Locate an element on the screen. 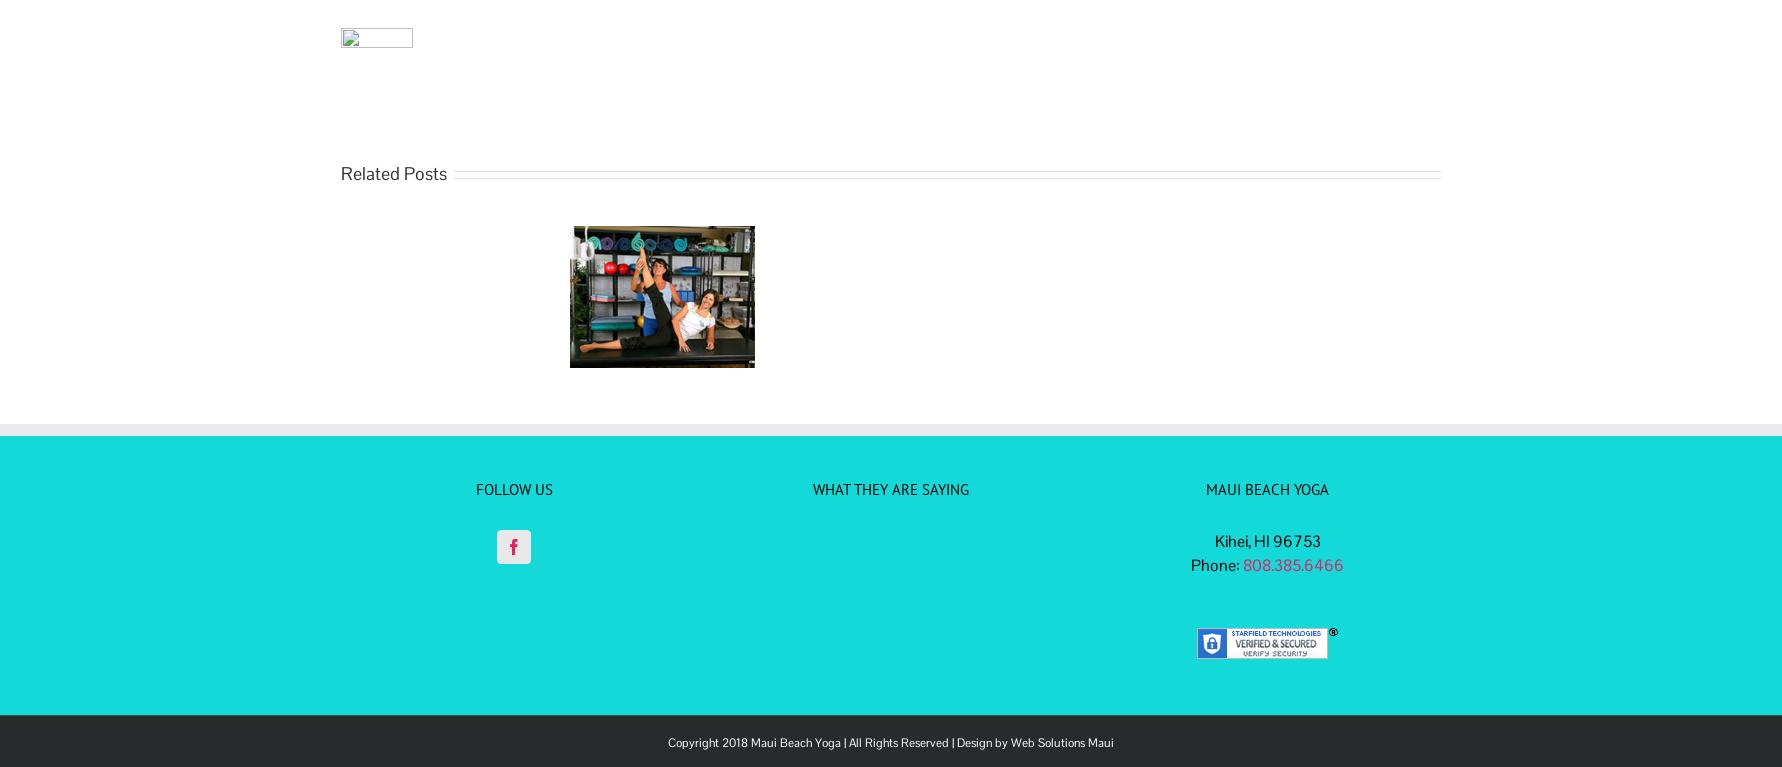 Image resolution: width=1782 pixels, height=767 pixels. 'Related Posts' is located at coordinates (340, 172).